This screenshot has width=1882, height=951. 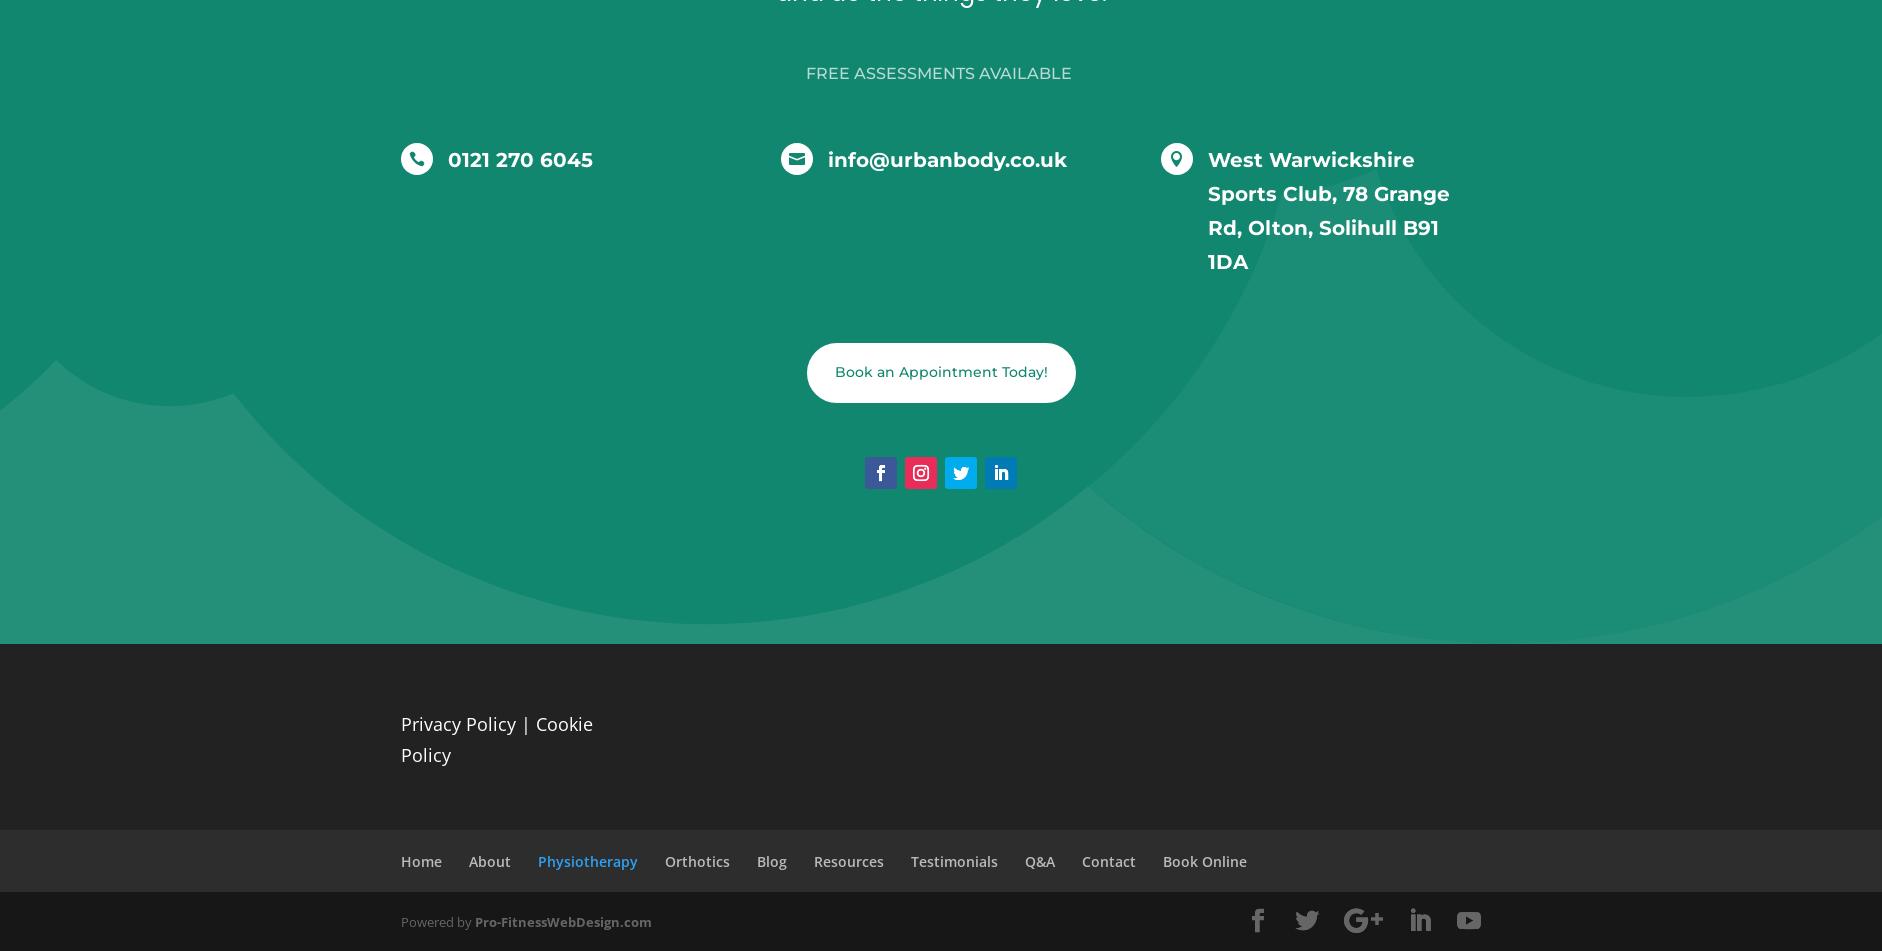 I want to click on 'Privacy Policy', so click(x=457, y=722).